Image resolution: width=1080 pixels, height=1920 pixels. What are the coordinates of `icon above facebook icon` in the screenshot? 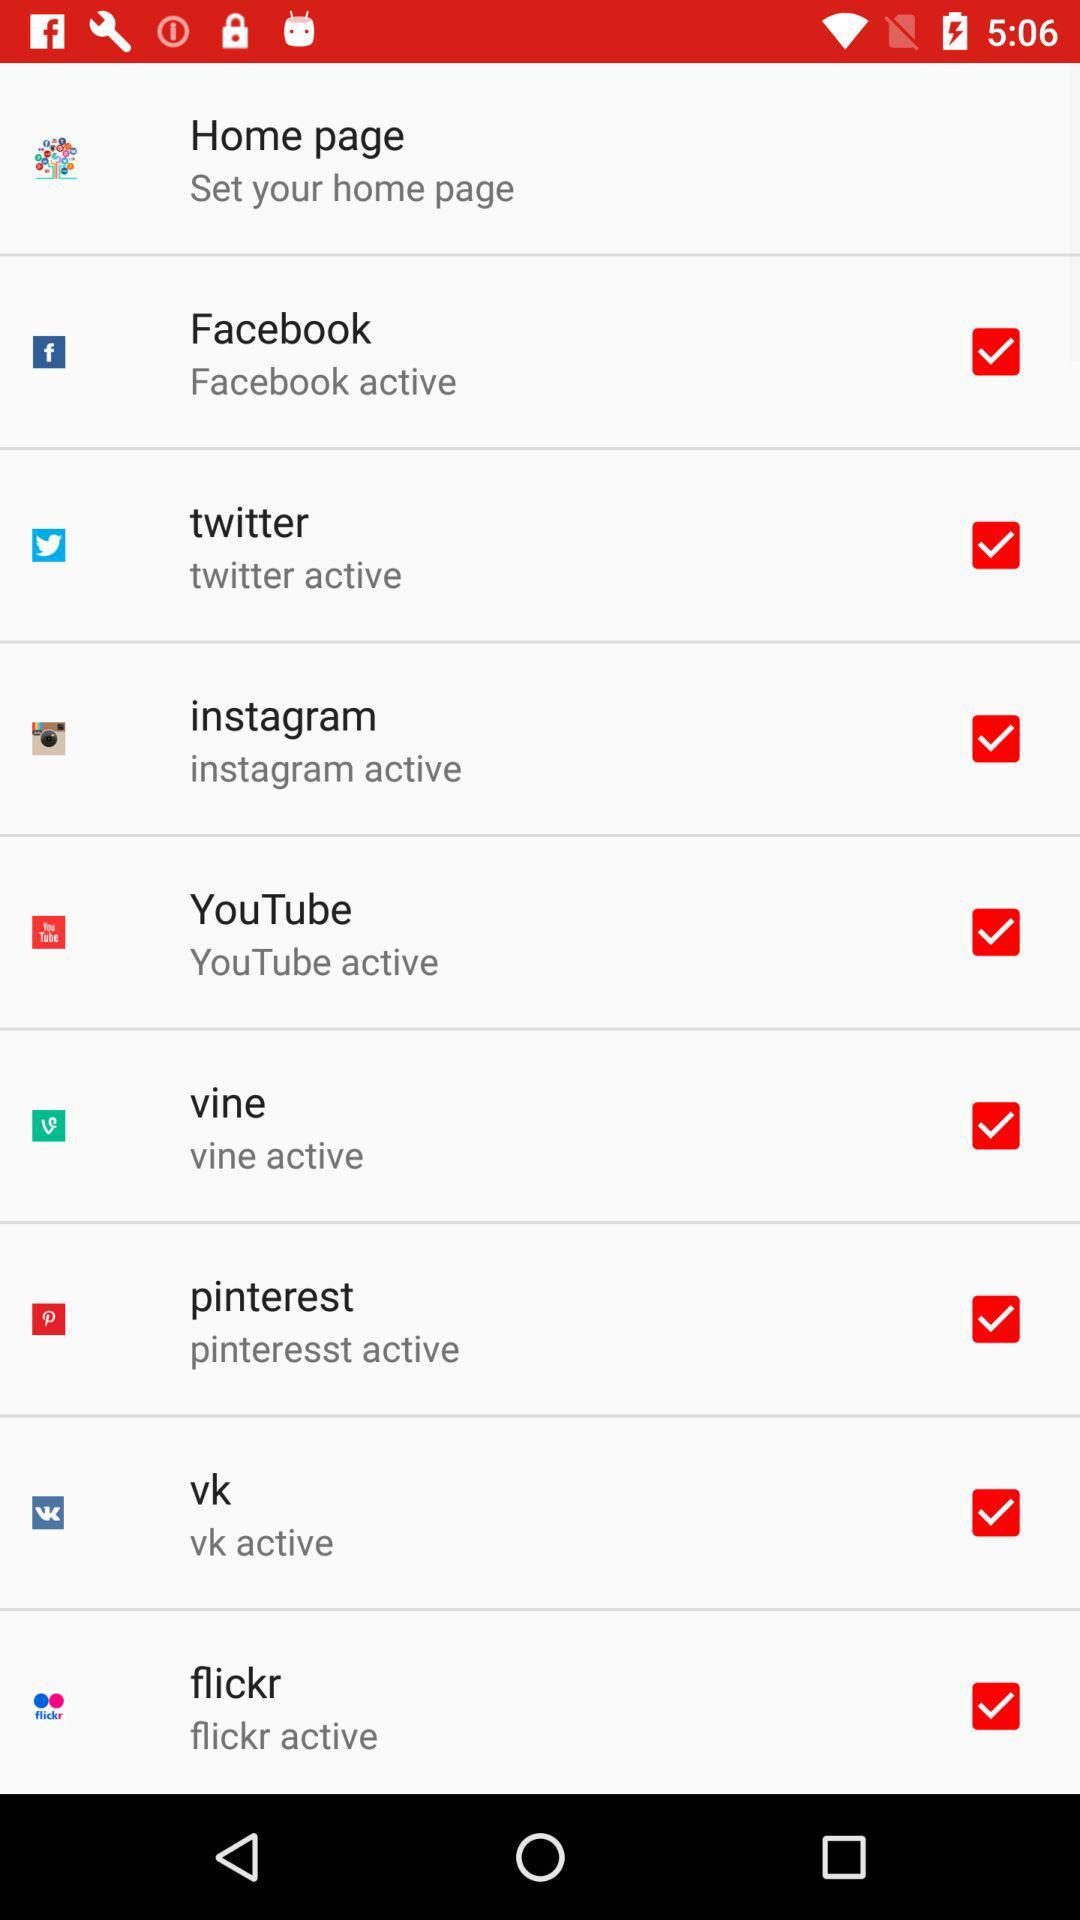 It's located at (351, 186).